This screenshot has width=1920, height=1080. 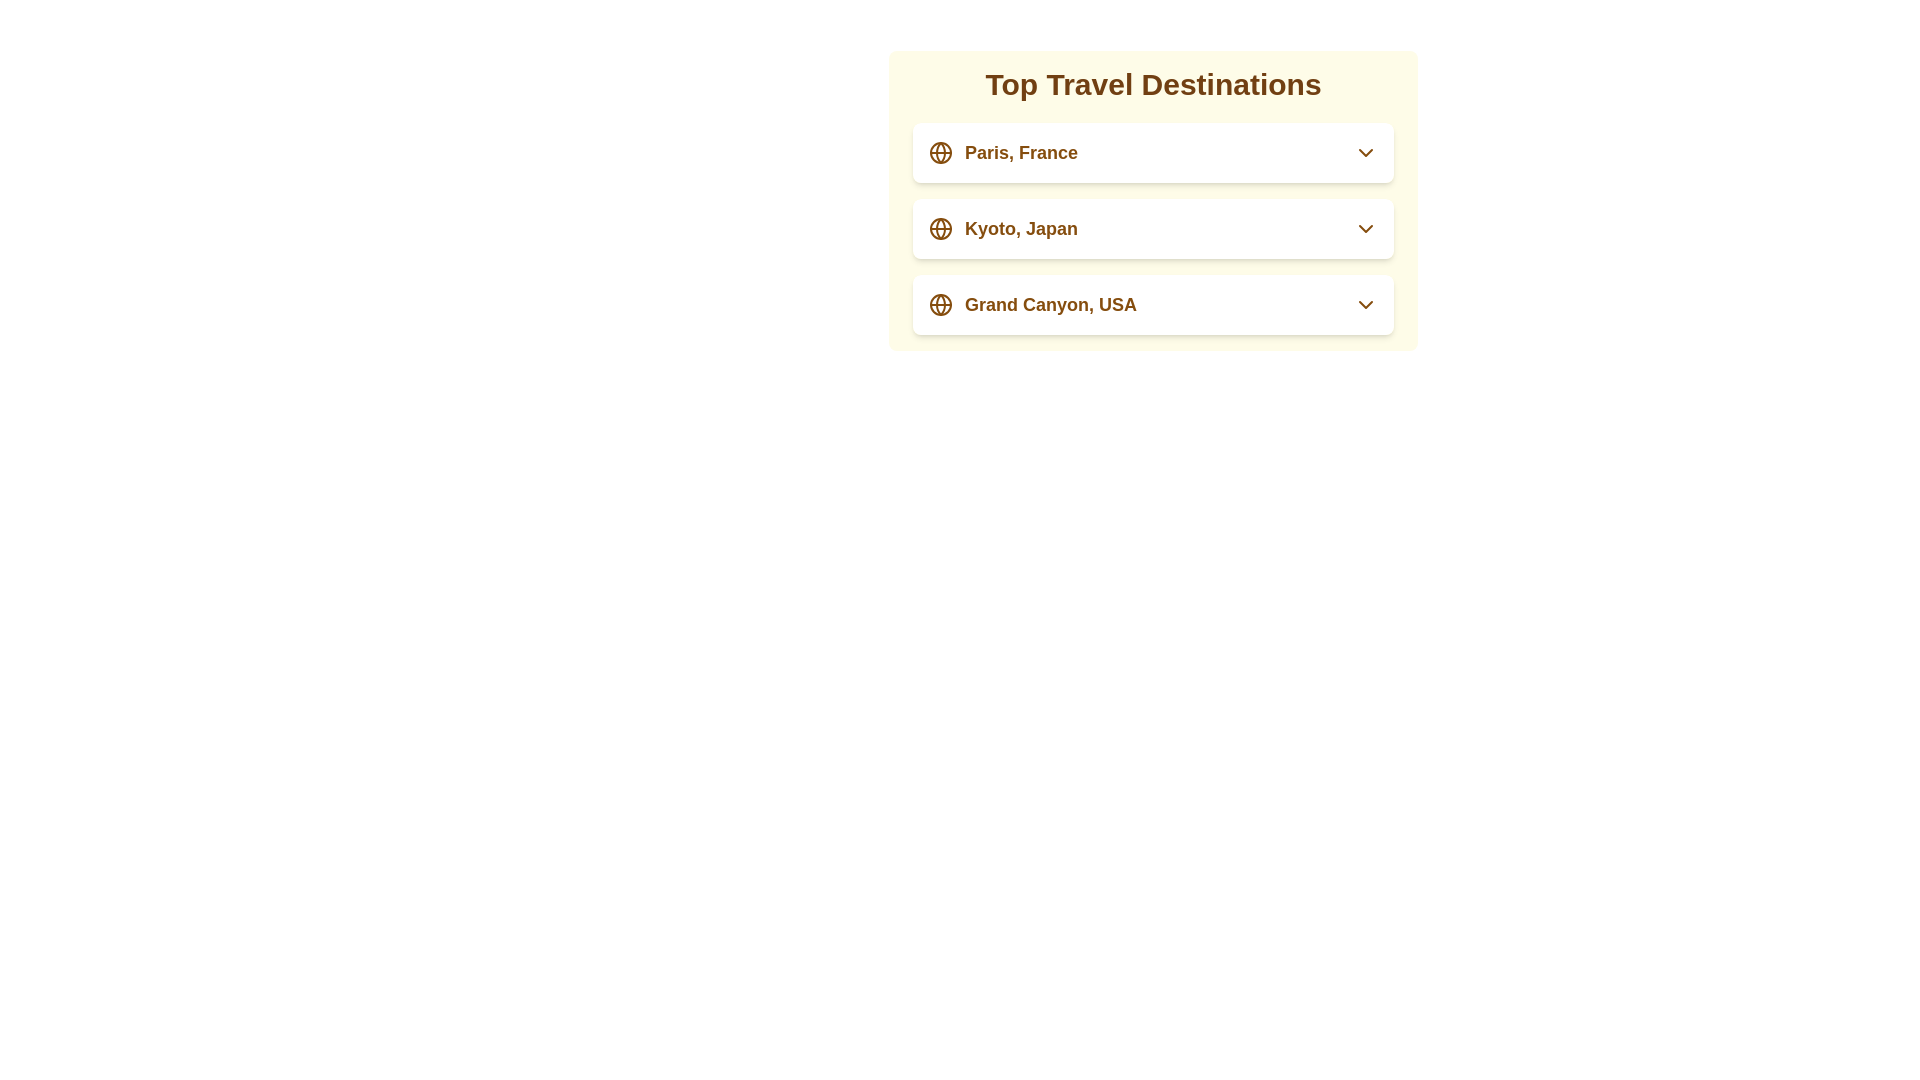 What do you see at coordinates (939, 152) in the screenshot?
I see `the globe icon styled in line art, located to the left of 'Paris, France' in the first row of the 'Top Travel Destinations' list` at bounding box center [939, 152].